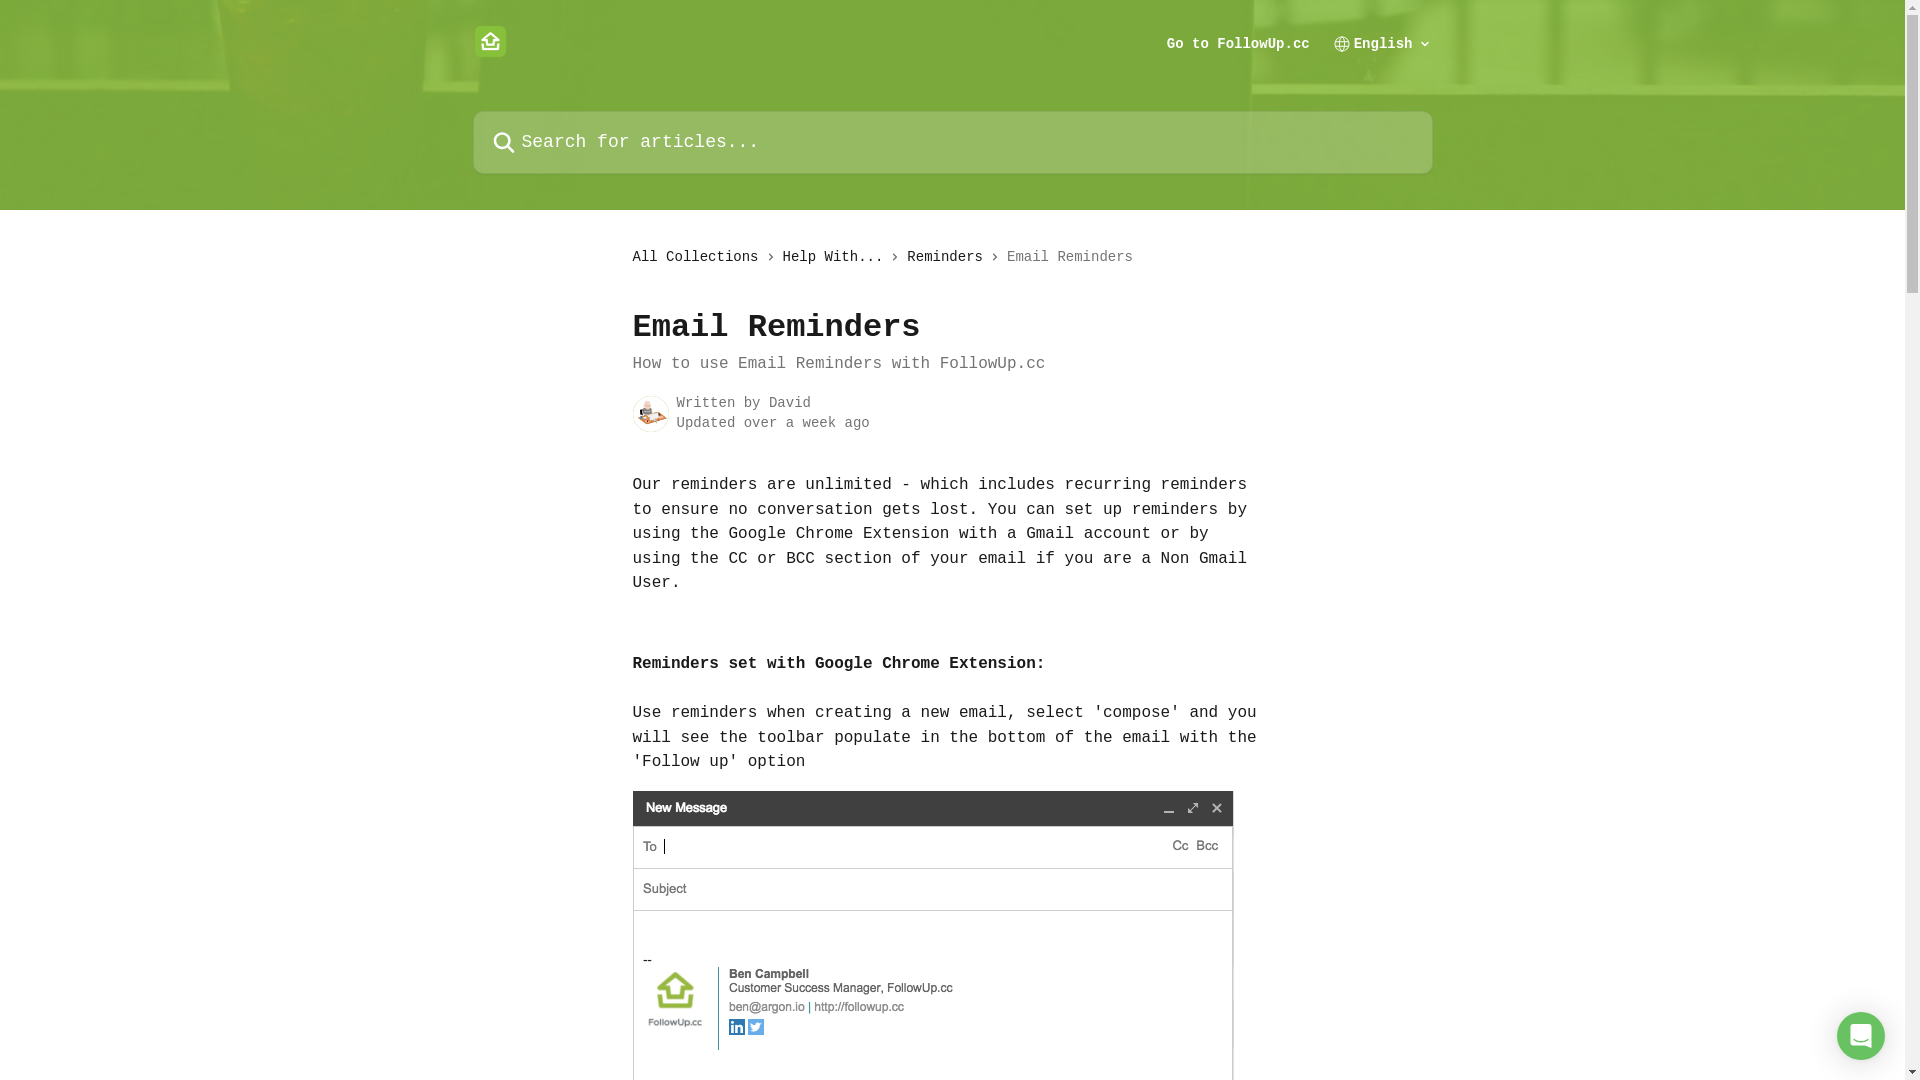 The width and height of the screenshot is (1920, 1080). What do you see at coordinates (699, 256) in the screenshot?
I see `'All Collections'` at bounding box center [699, 256].